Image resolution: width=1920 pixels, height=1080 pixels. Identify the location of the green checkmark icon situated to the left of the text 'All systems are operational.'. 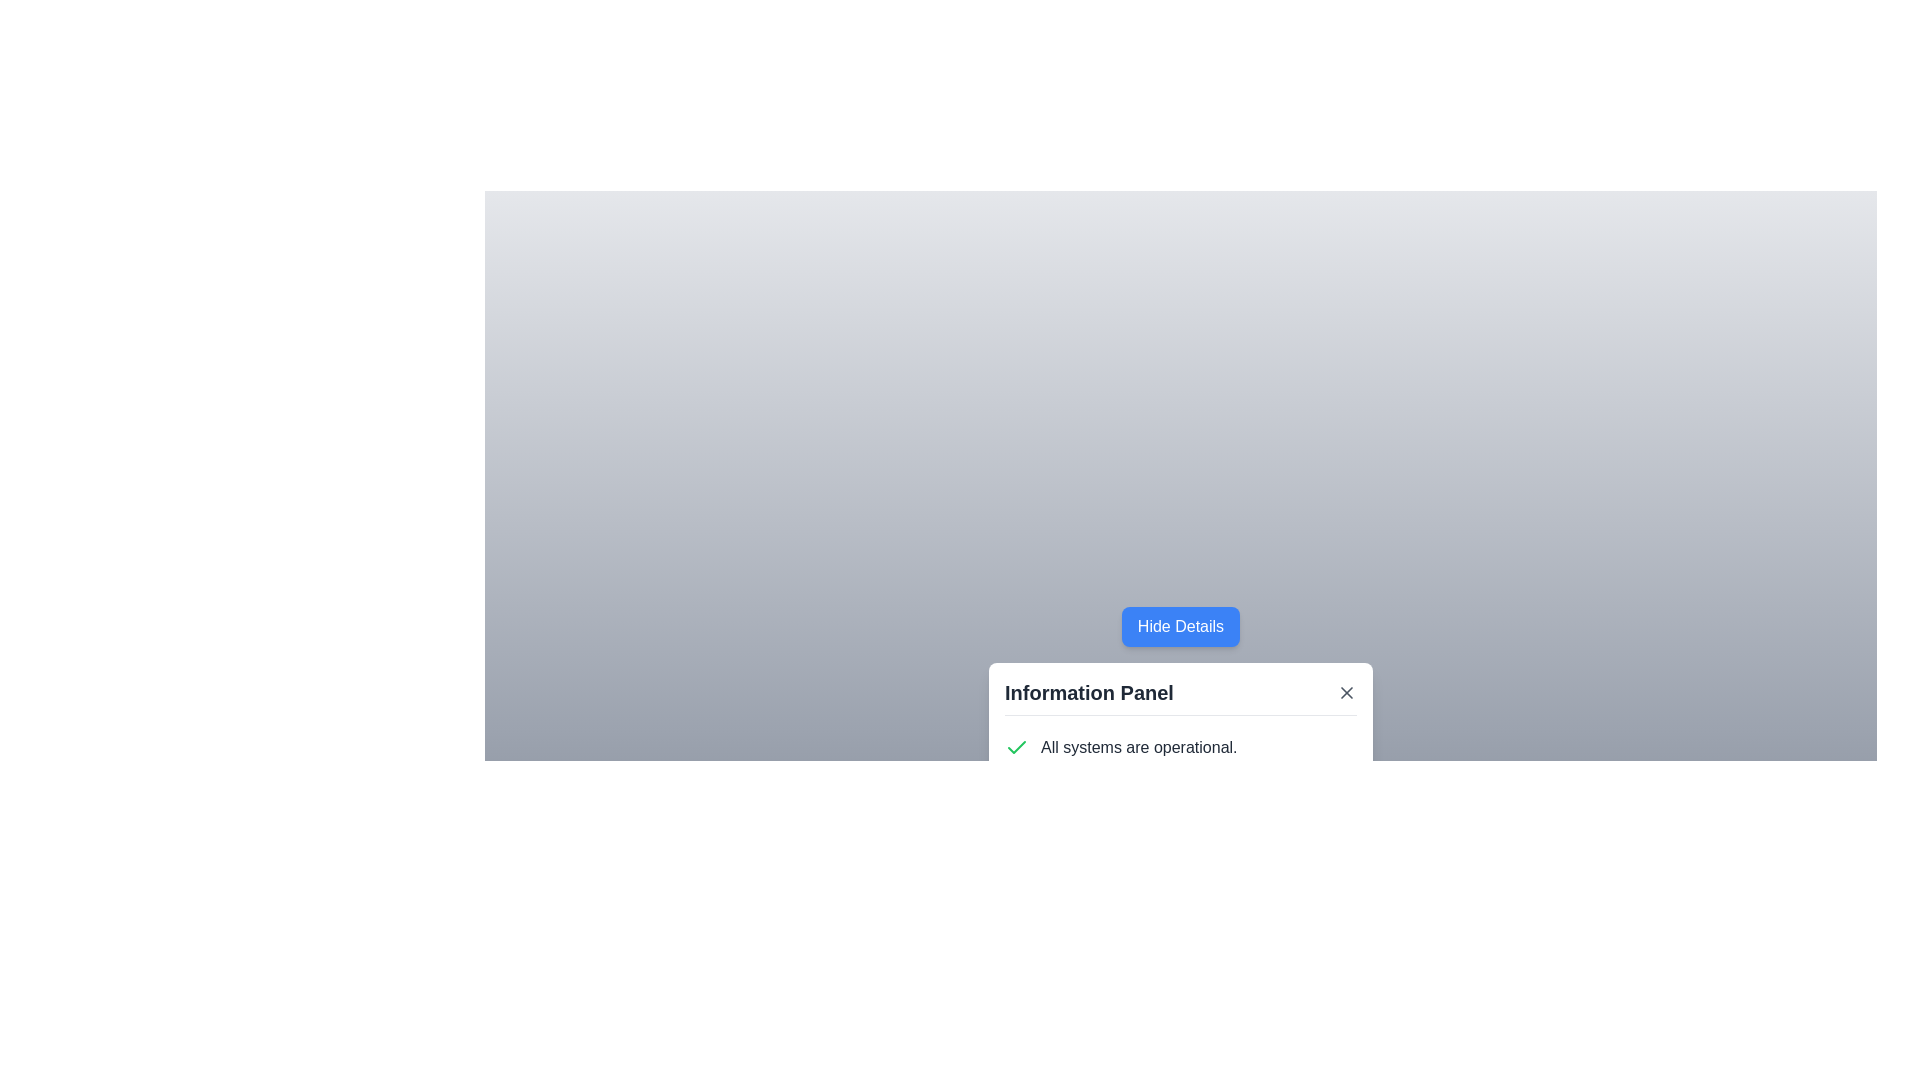
(1017, 747).